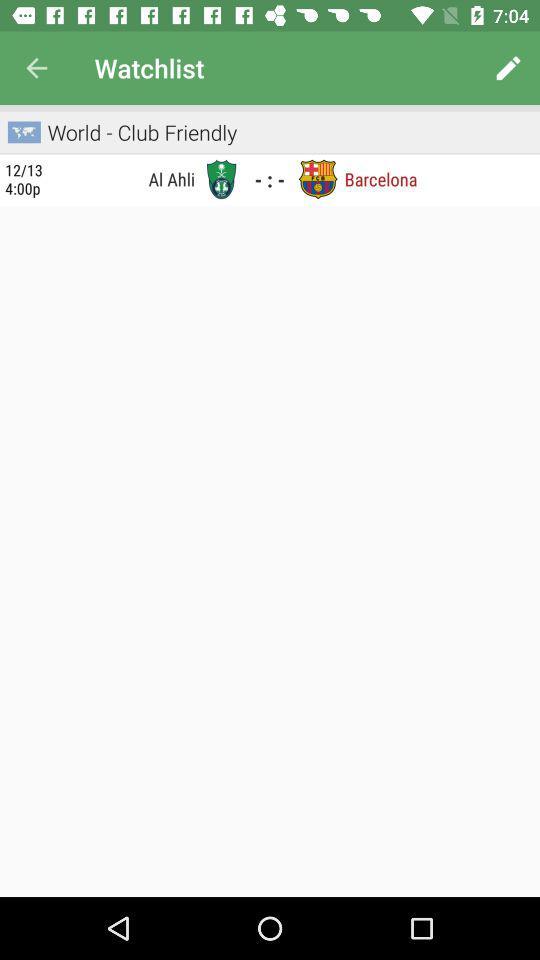  What do you see at coordinates (381, 178) in the screenshot?
I see `barcelona item` at bounding box center [381, 178].